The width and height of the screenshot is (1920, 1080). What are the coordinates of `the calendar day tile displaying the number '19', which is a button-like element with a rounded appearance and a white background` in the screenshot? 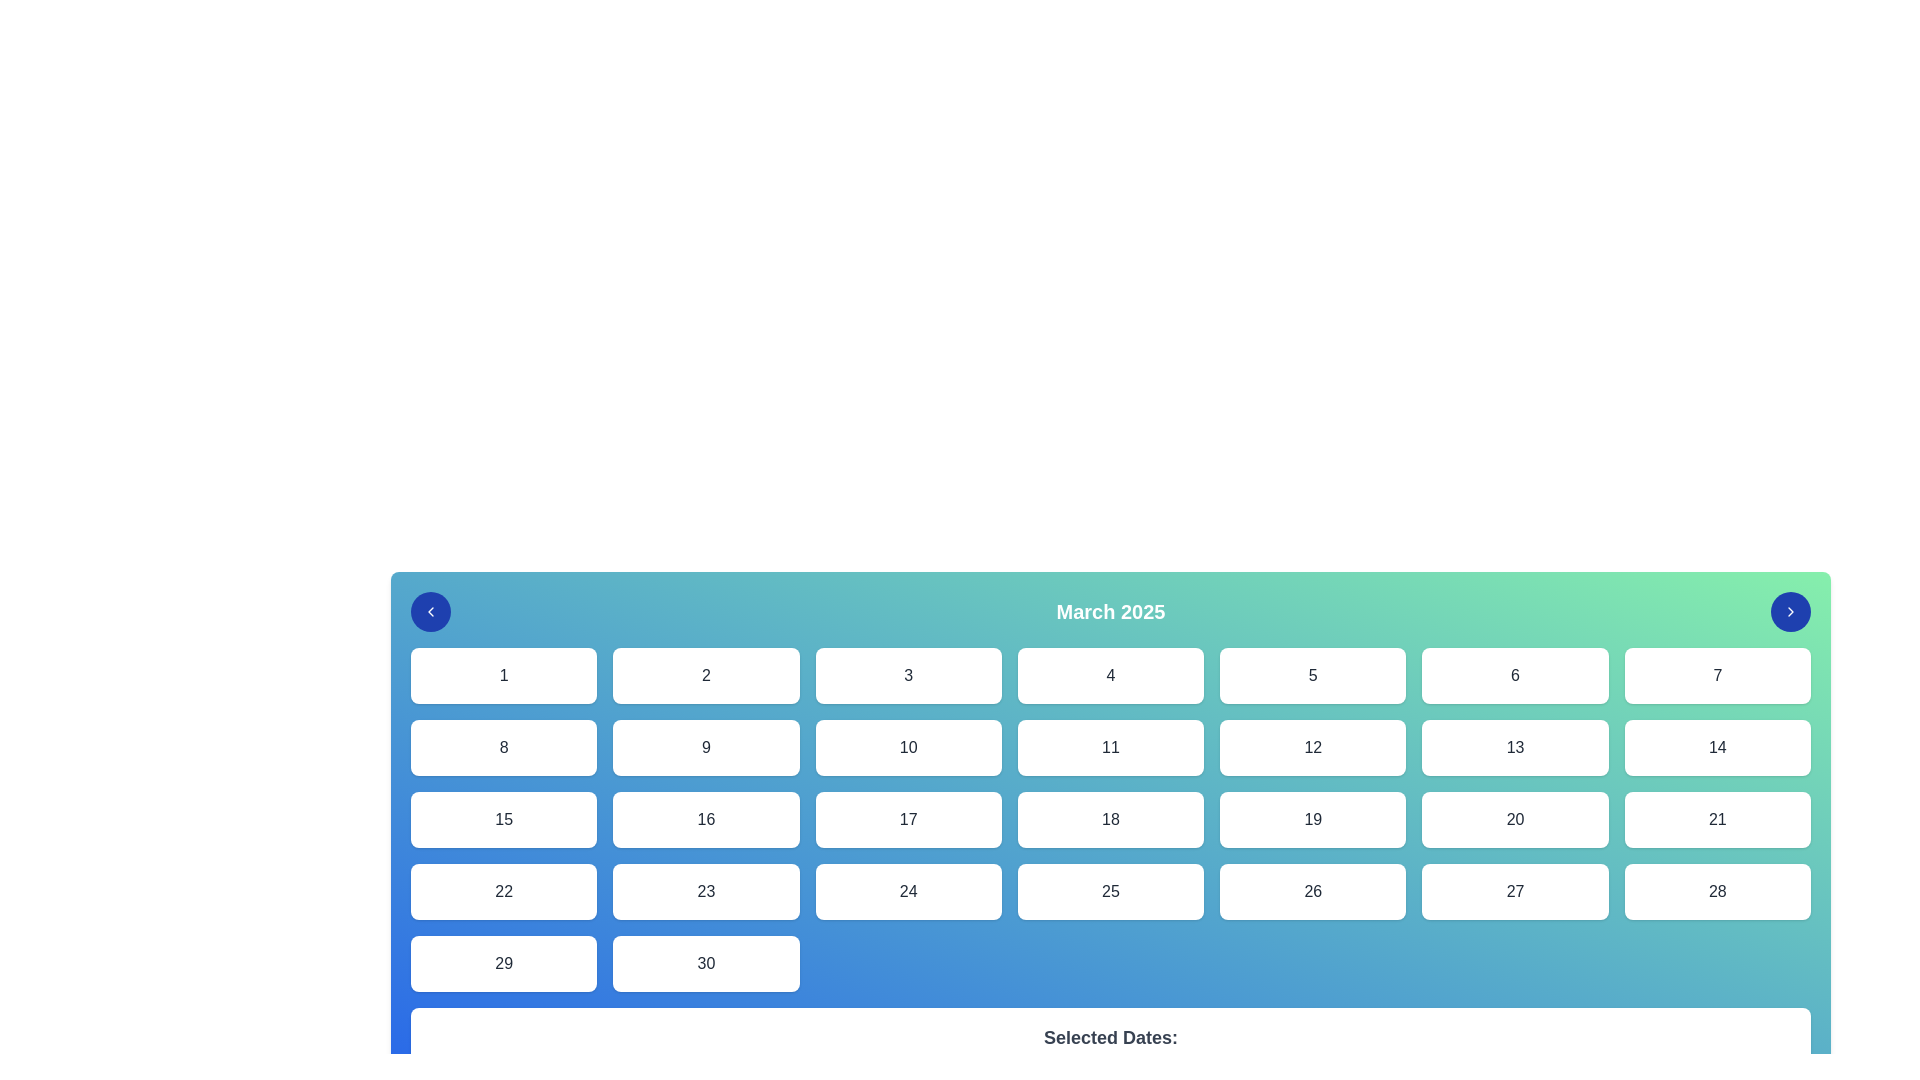 It's located at (1313, 820).